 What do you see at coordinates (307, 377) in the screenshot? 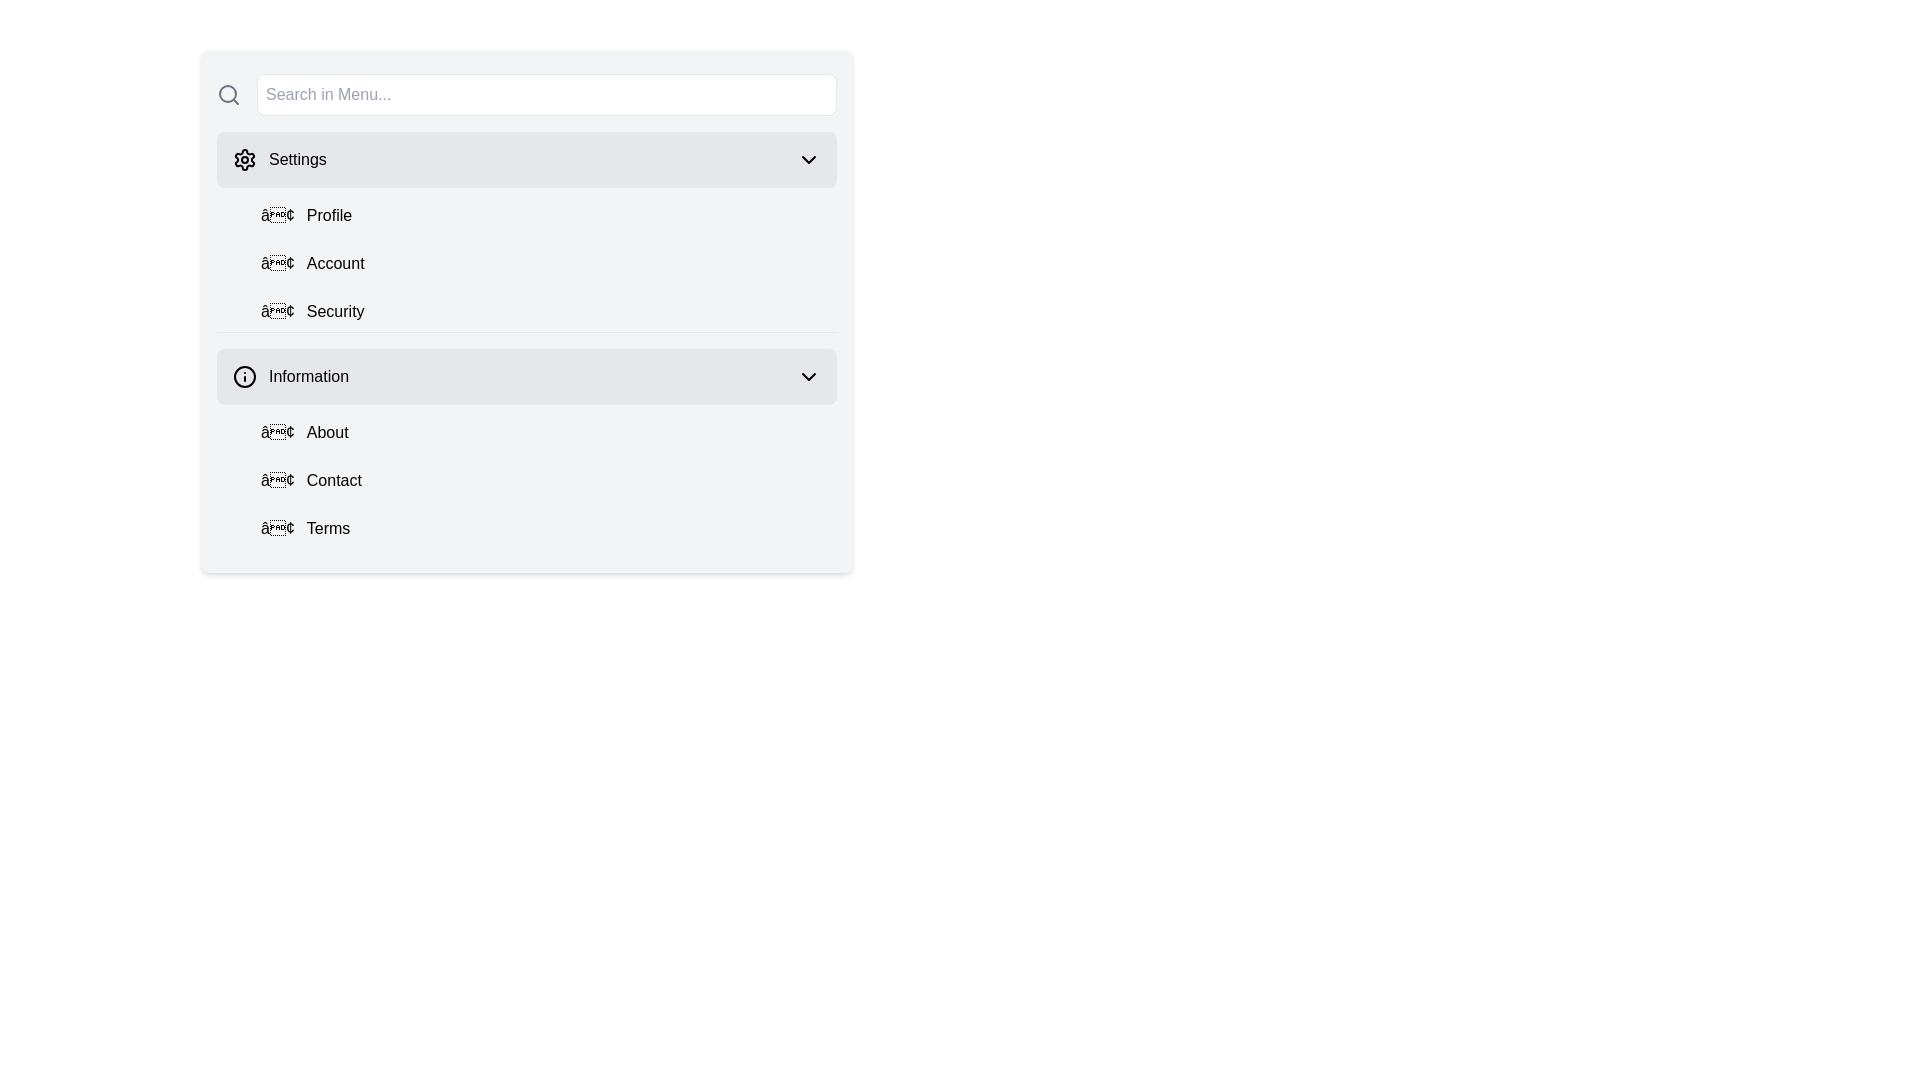
I see `the 'Information' label, which is a static text element displaying the word 'Information' in bold, slightly larger font, positioned to the right of an information icon in a vertically arranged menu layout` at bounding box center [307, 377].